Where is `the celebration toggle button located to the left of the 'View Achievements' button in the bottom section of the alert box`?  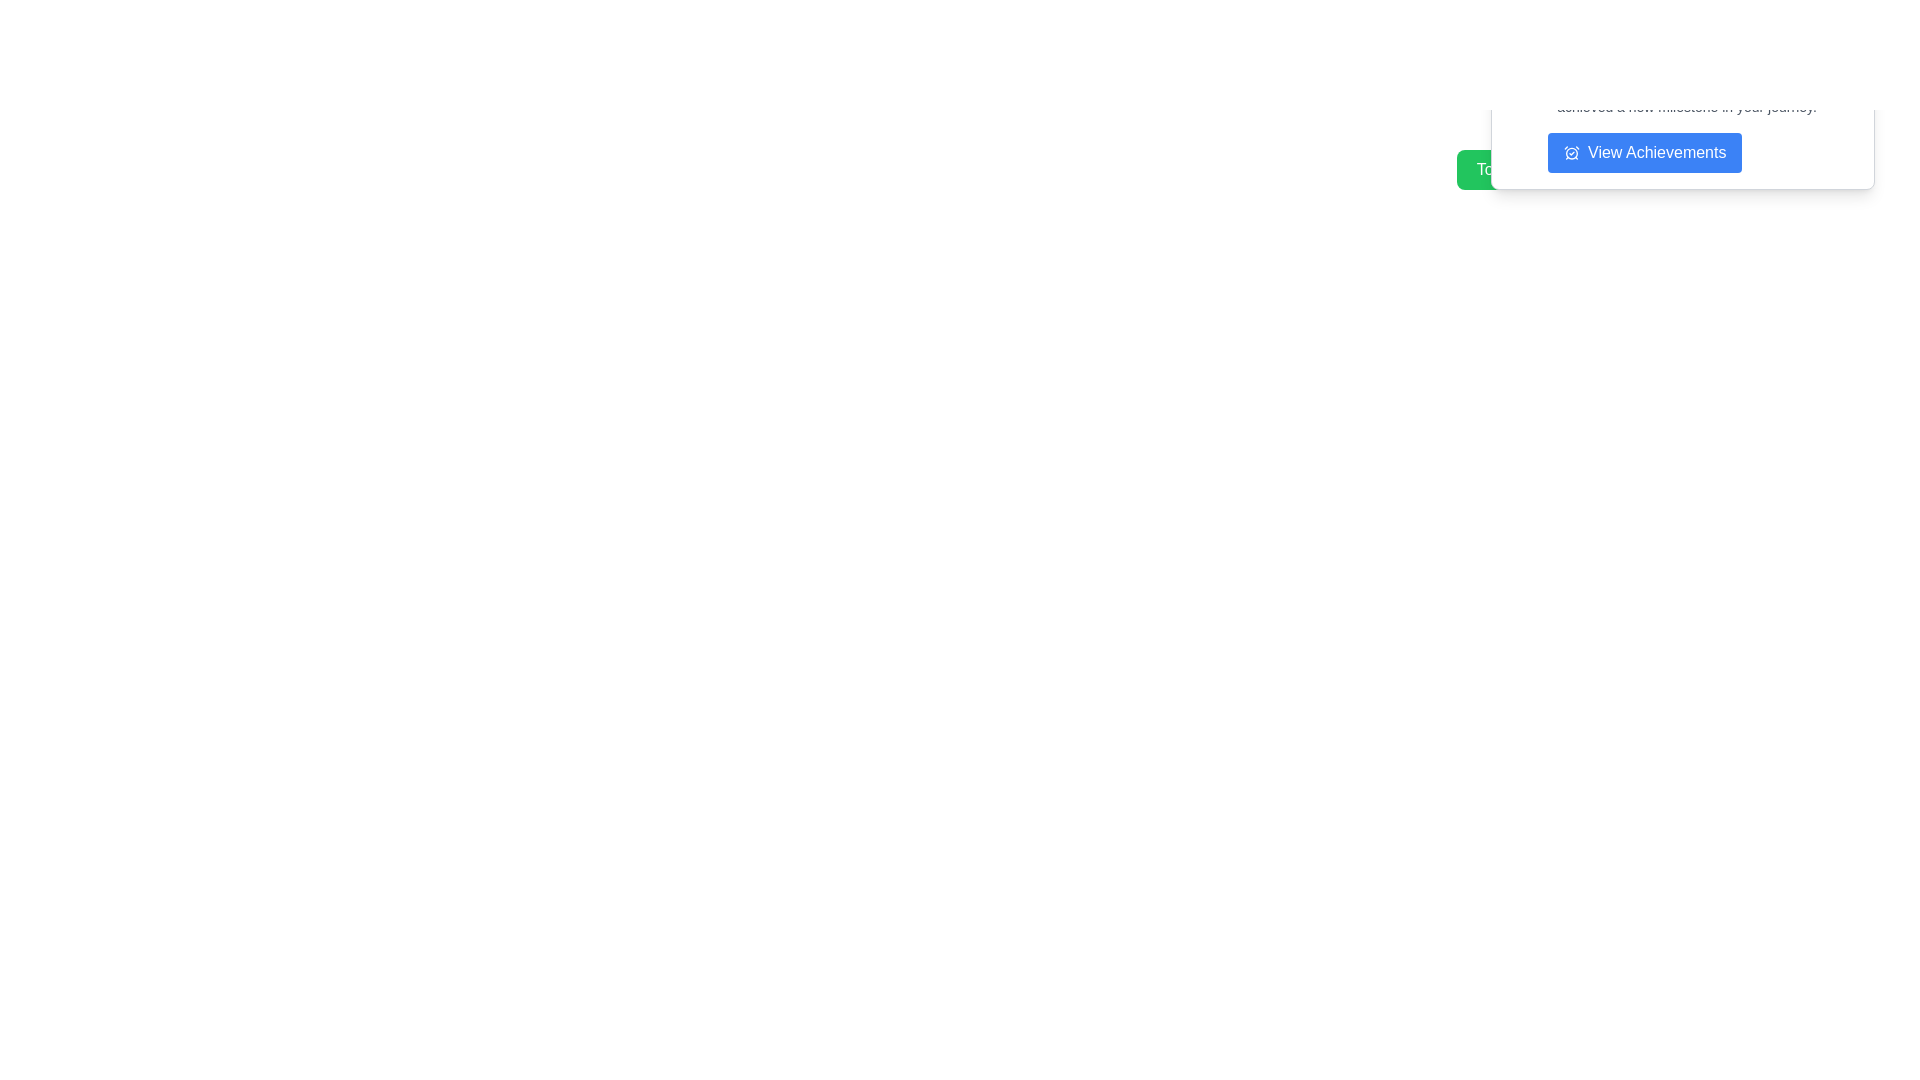
the celebration toggle button located to the left of the 'View Achievements' button in the bottom section of the alert box is located at coordinates (1542, 168).